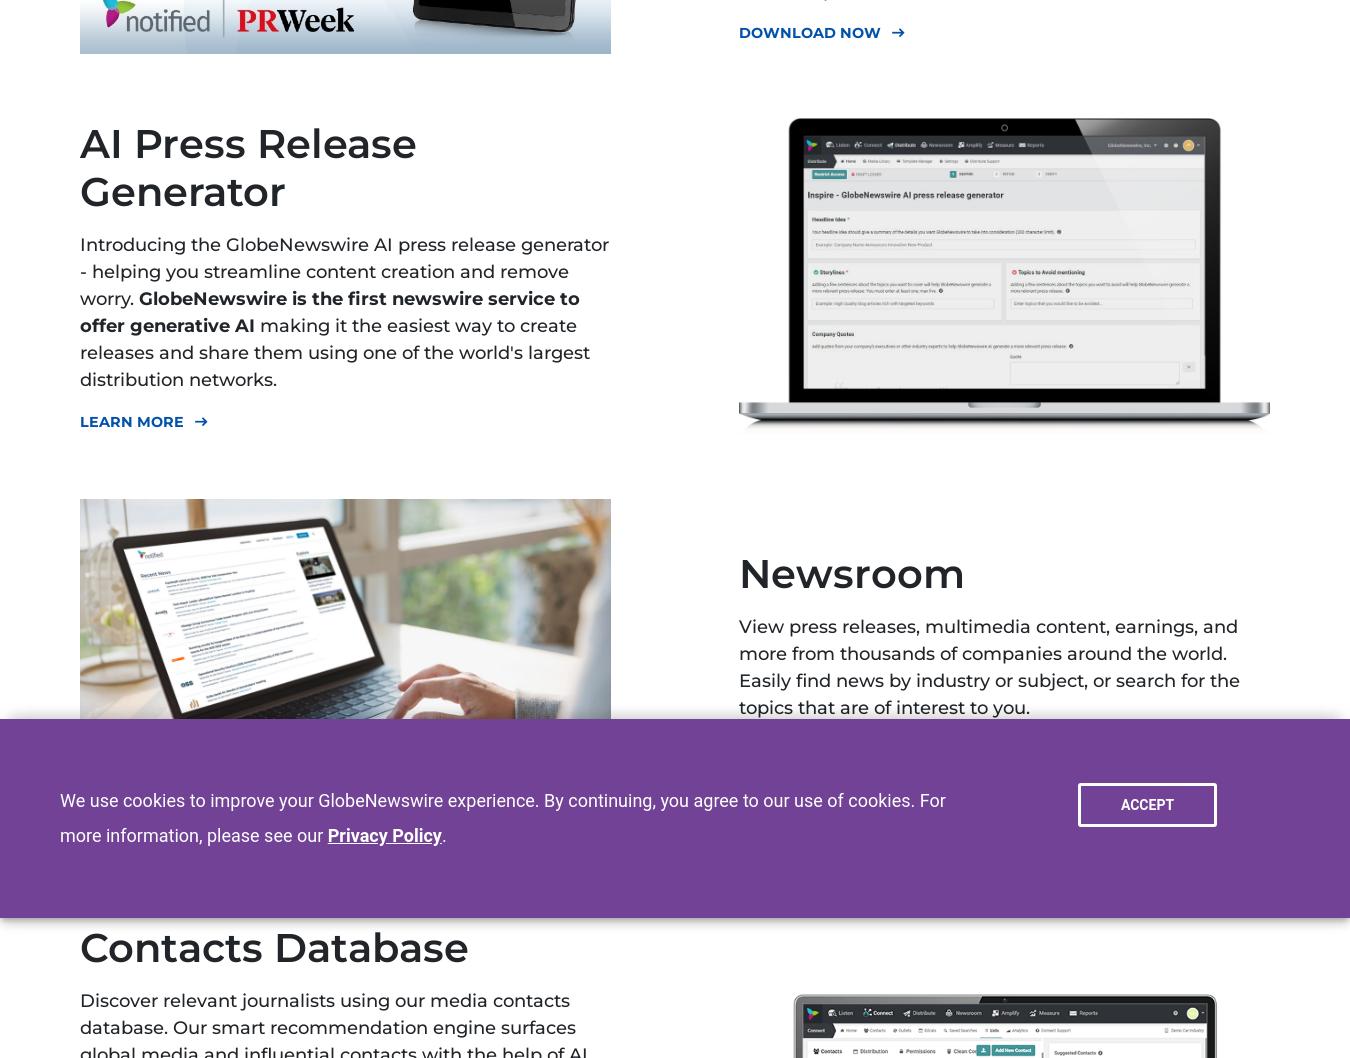 The width and height of the screenshot is (1350, 1058). What do you see at coordinates (810, 33) in the screenshot?
I see `'Download Now'` at bounding box center [810, 33].